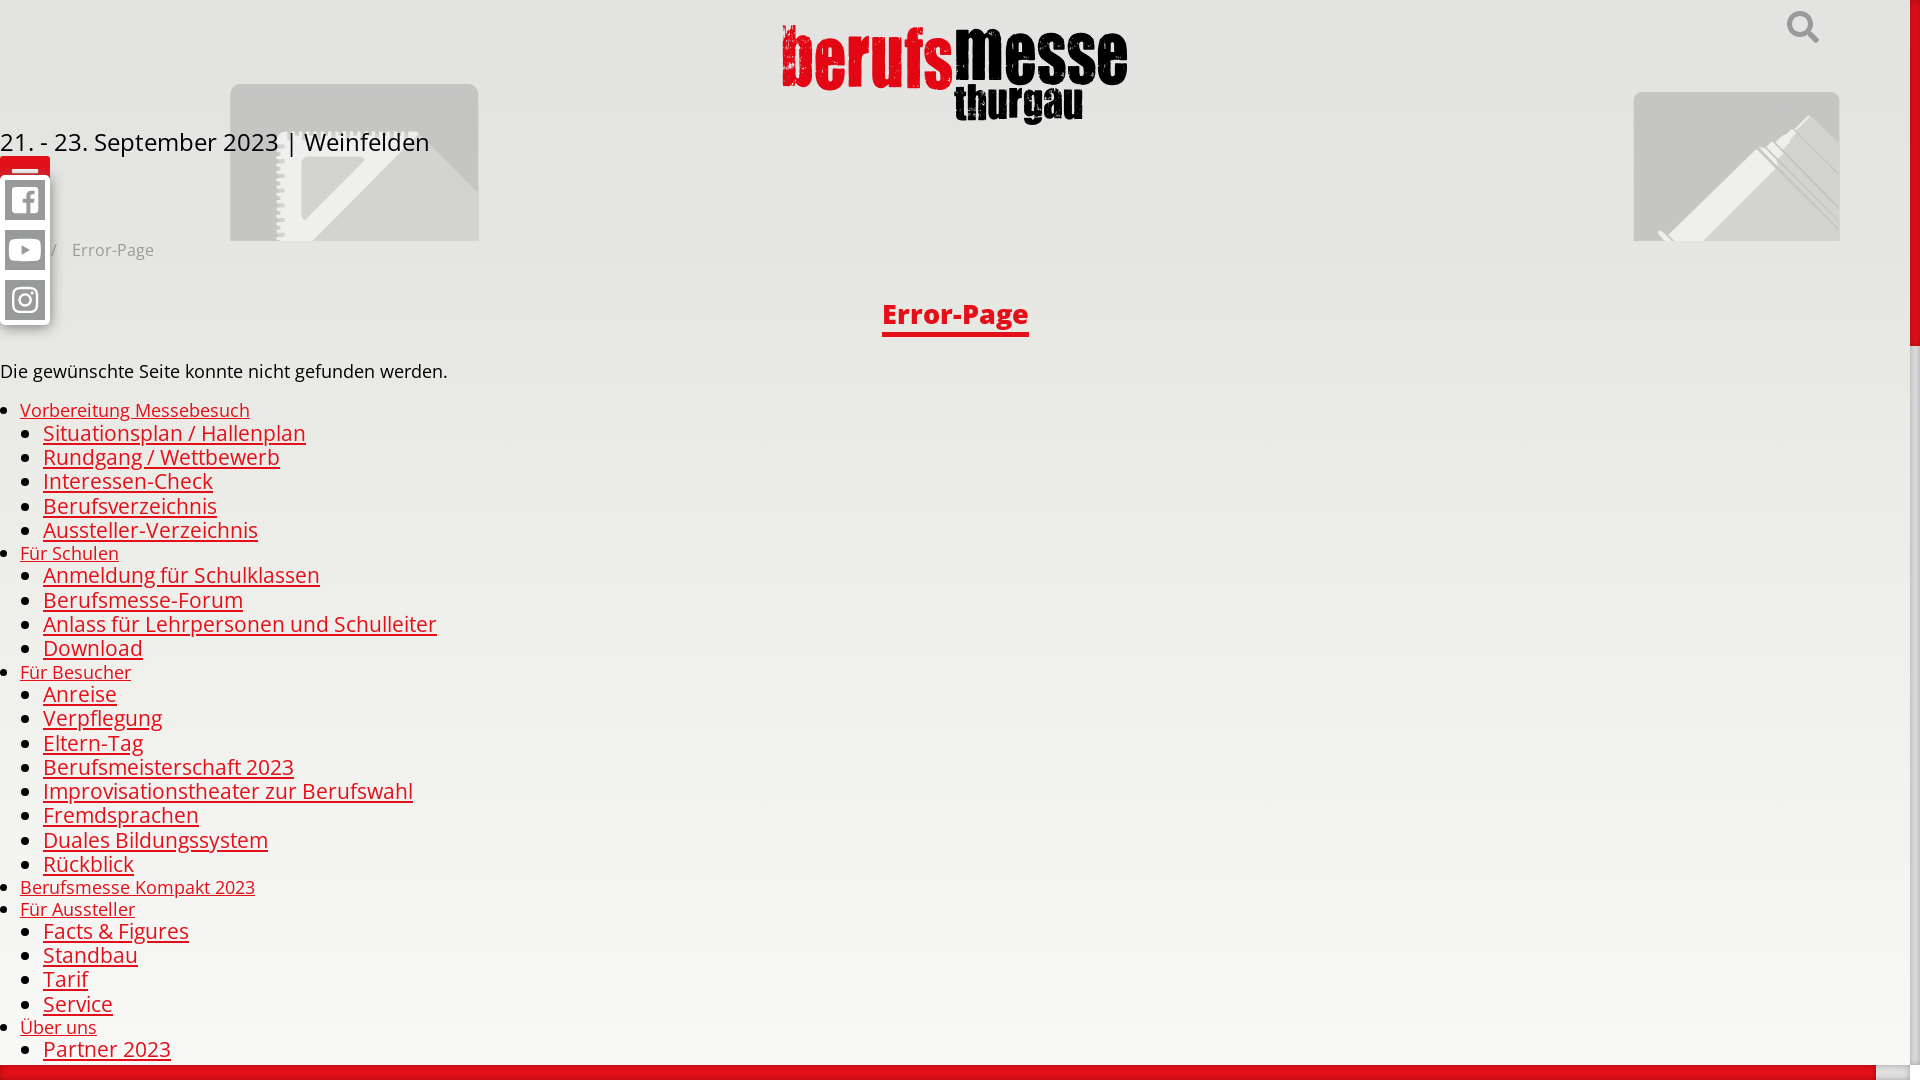 The height and width of the screenshot is (1080, 1920). What do you see at coordinates (43, 839) in the screenshot?
I see `'Duales Bildungssystem'` at bounding box center [43, 839].